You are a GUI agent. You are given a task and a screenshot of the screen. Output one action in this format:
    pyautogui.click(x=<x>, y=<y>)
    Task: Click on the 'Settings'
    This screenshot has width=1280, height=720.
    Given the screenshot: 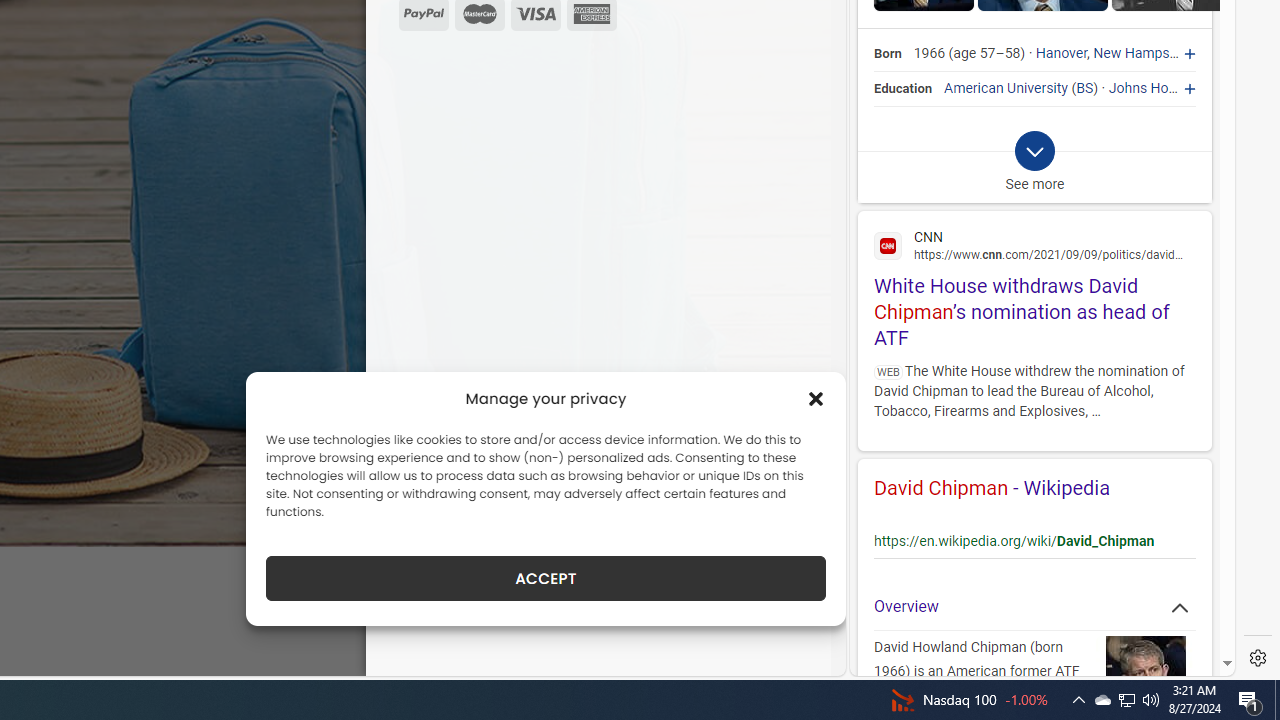 What is the action you would take?
    pyautogui.click(x=1257, y=658)
    